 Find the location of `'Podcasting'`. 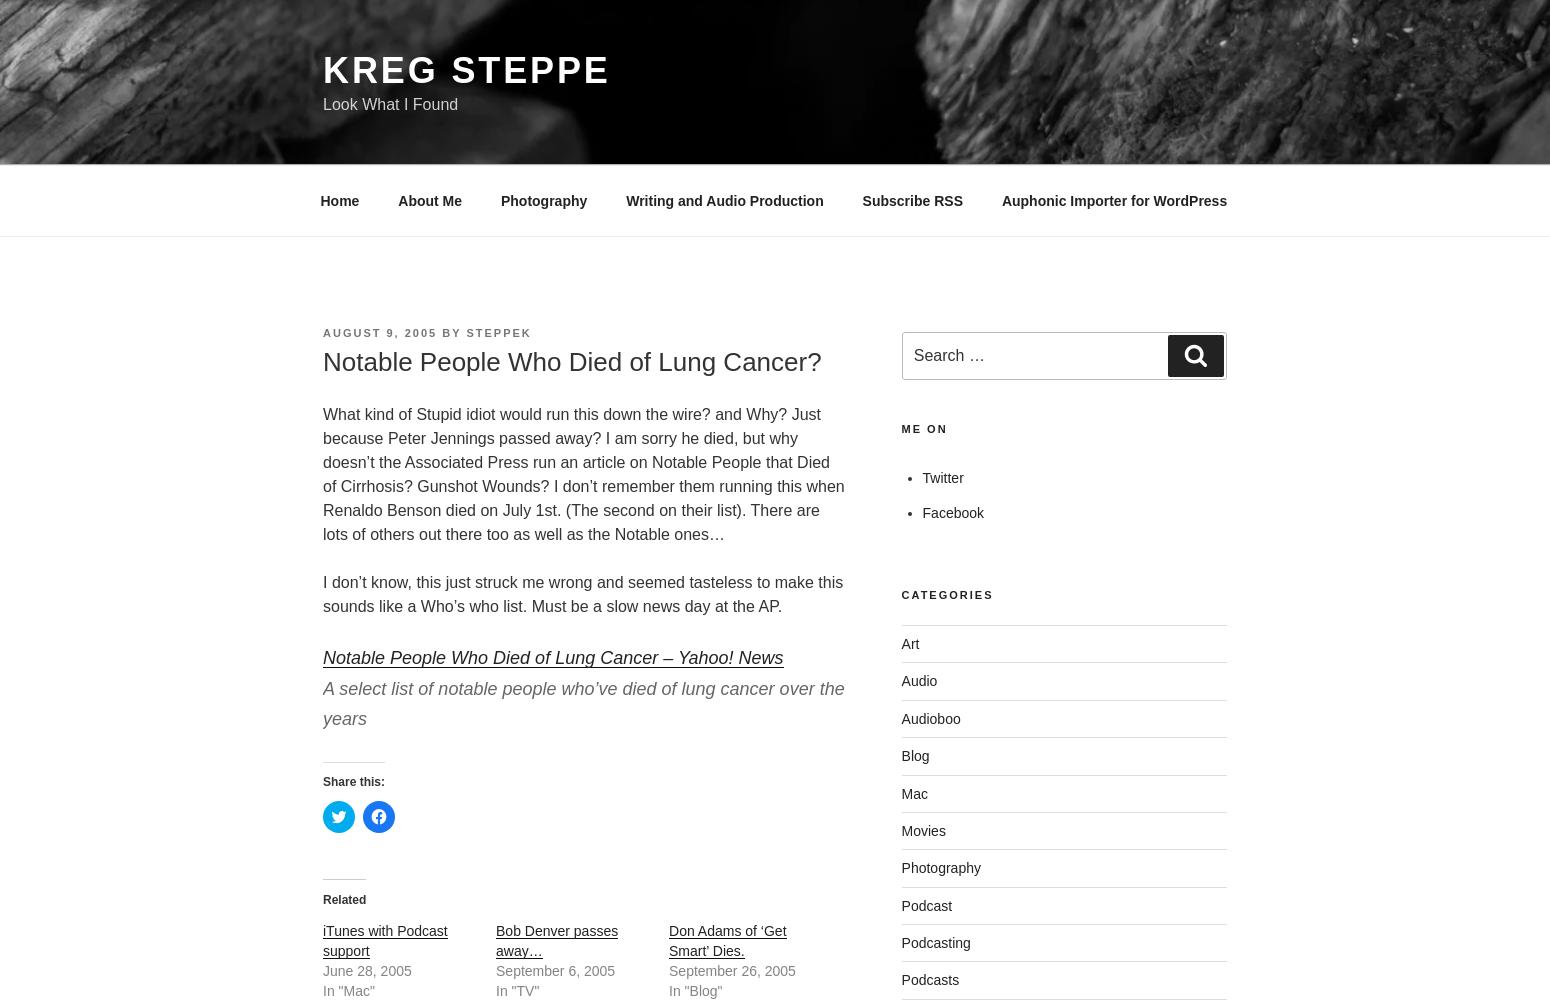

'Podcasting' is located at coordinates (934, 942).